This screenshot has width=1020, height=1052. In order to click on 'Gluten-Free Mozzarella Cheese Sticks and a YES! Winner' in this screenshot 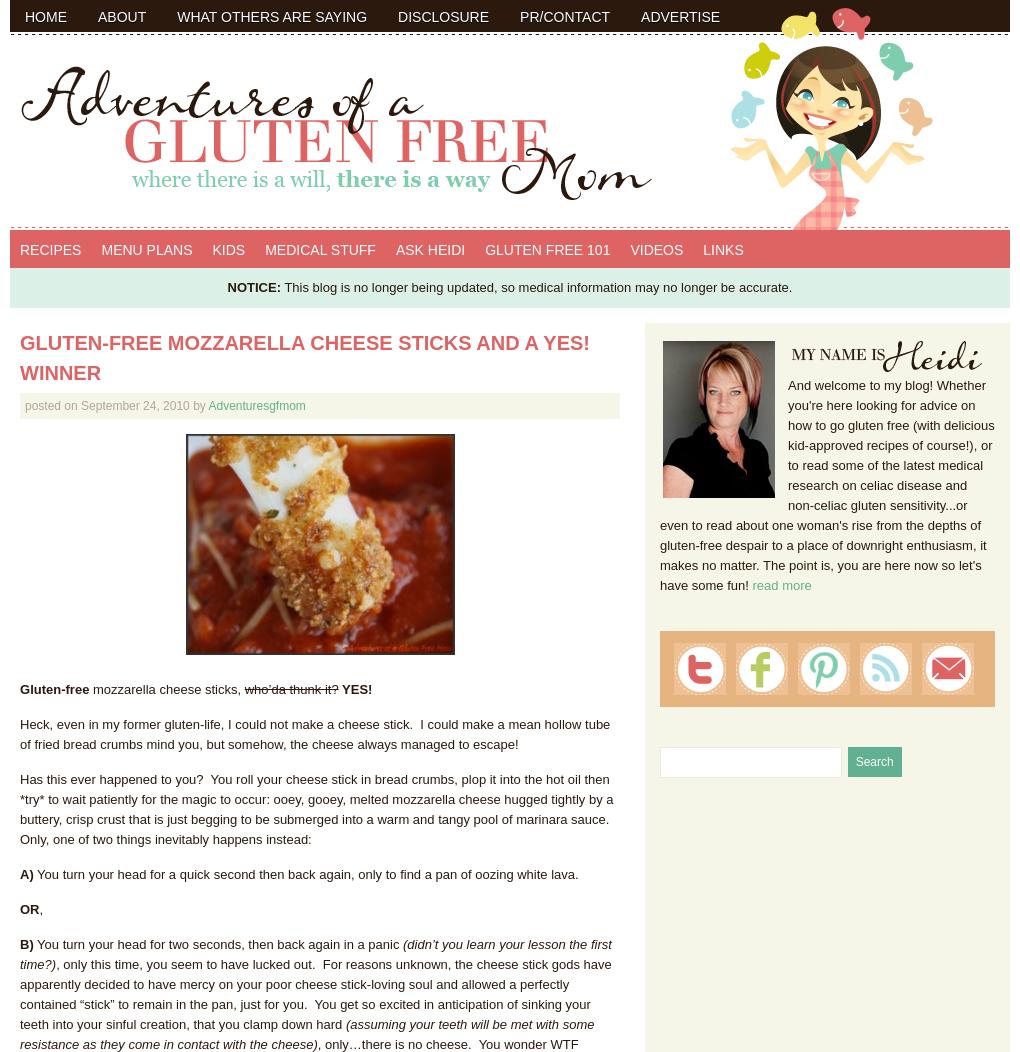, I will do `click(304, 357)`.